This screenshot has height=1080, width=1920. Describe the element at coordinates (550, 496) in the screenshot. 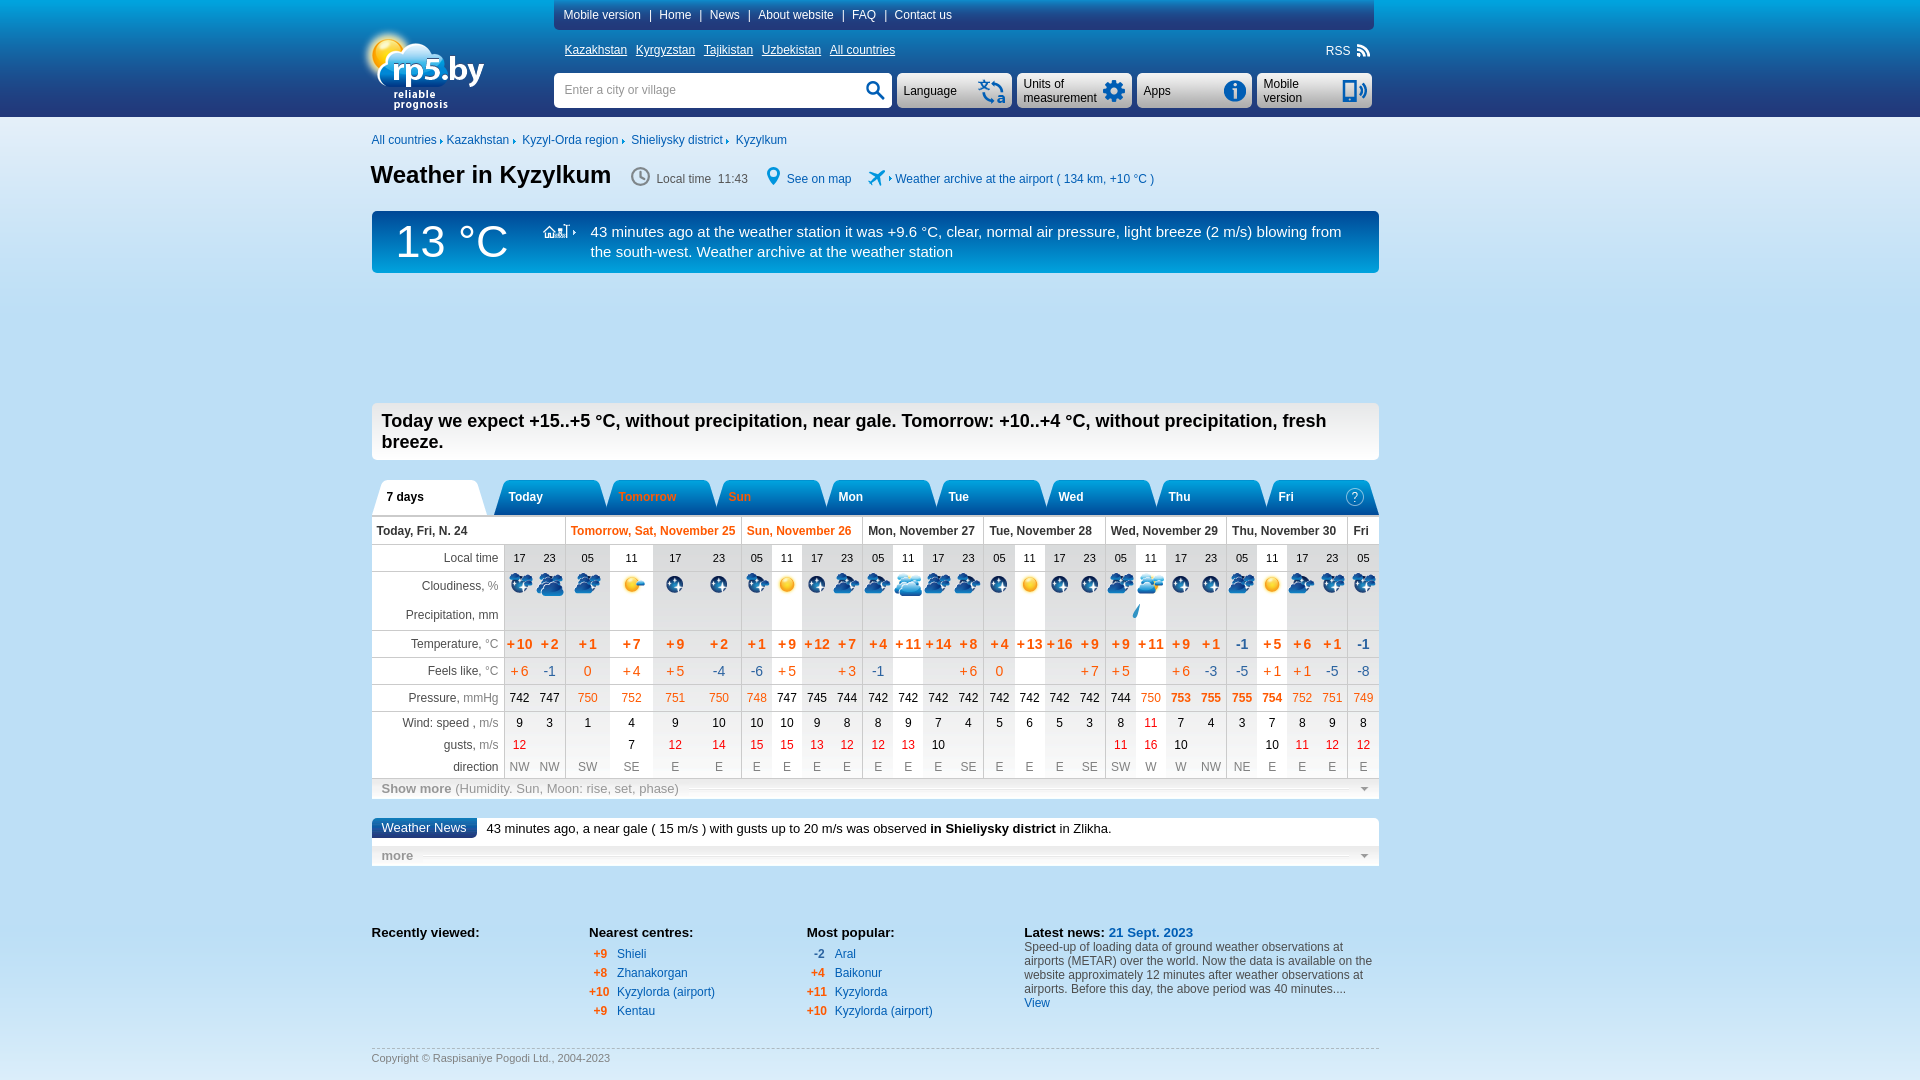

I see `'Today'` at that location.